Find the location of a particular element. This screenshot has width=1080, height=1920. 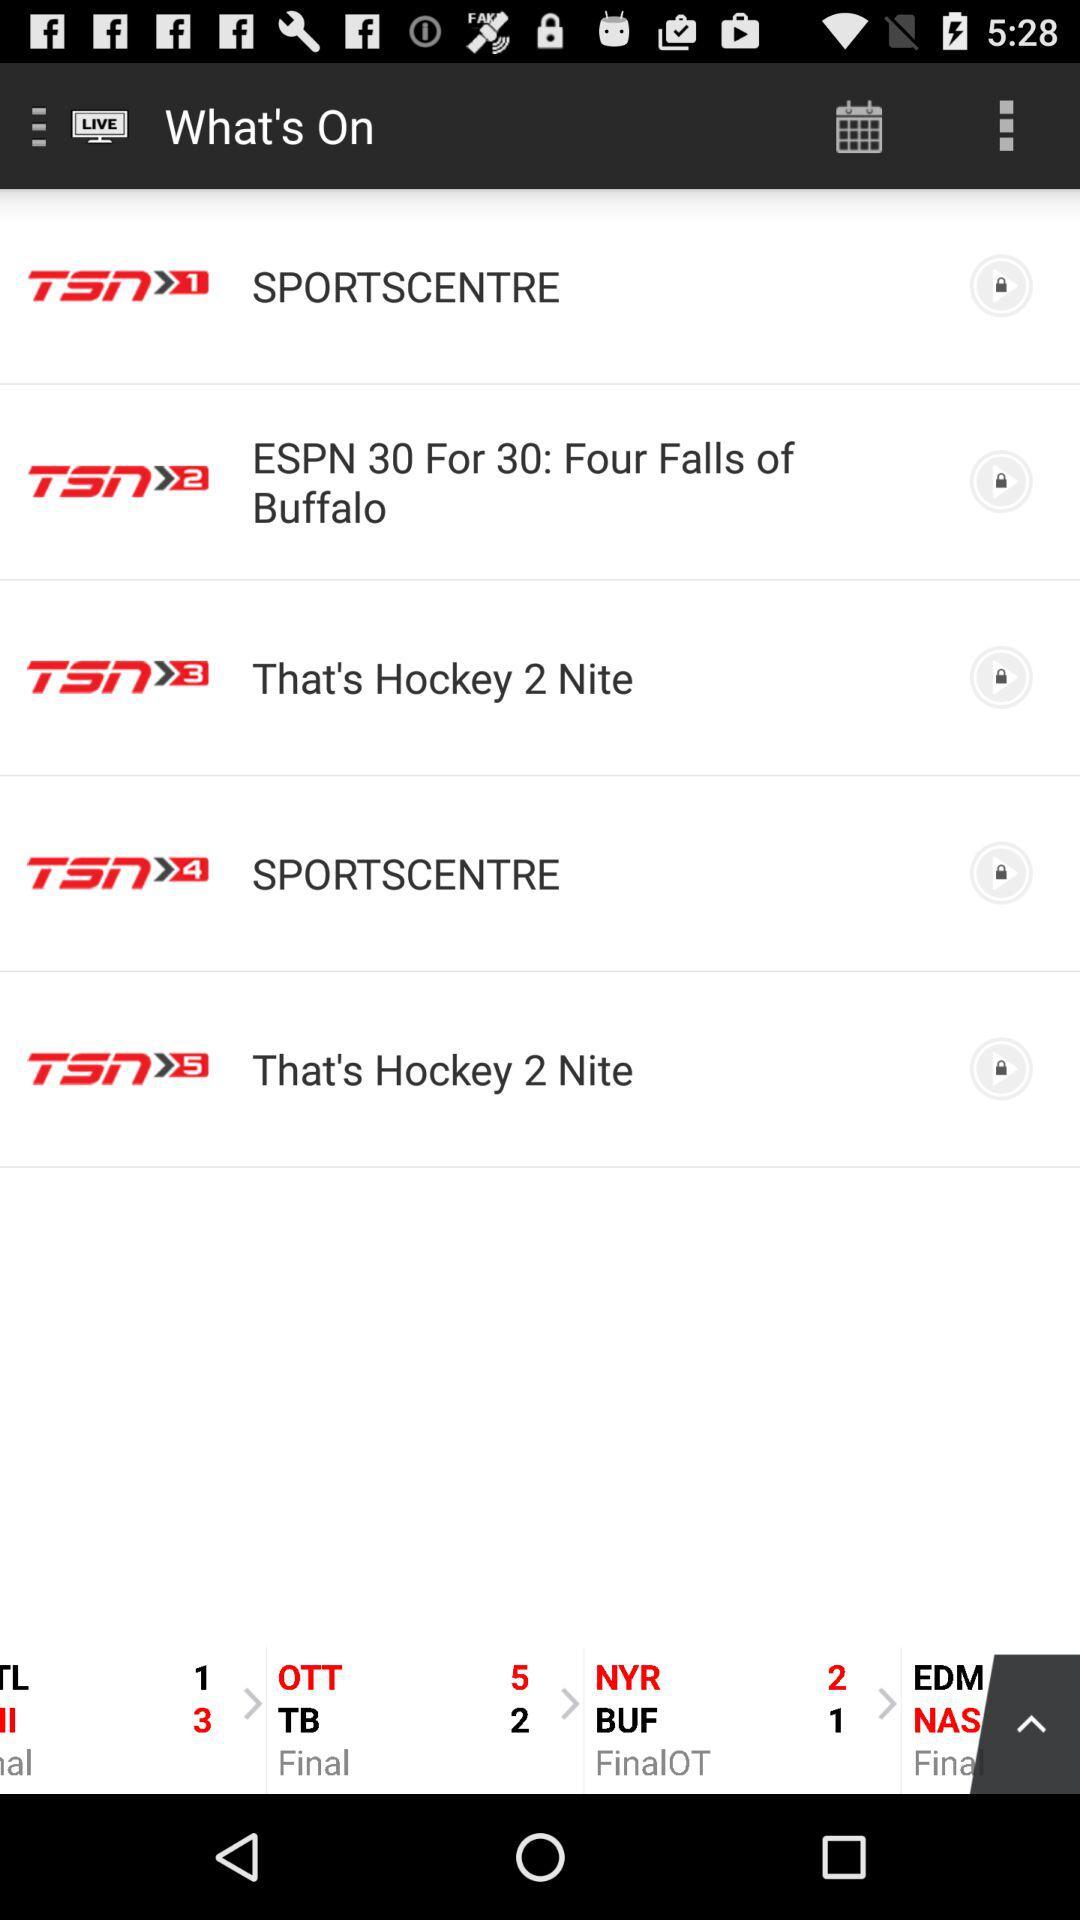

icon next to what's on is located at coordinates (858, 124).